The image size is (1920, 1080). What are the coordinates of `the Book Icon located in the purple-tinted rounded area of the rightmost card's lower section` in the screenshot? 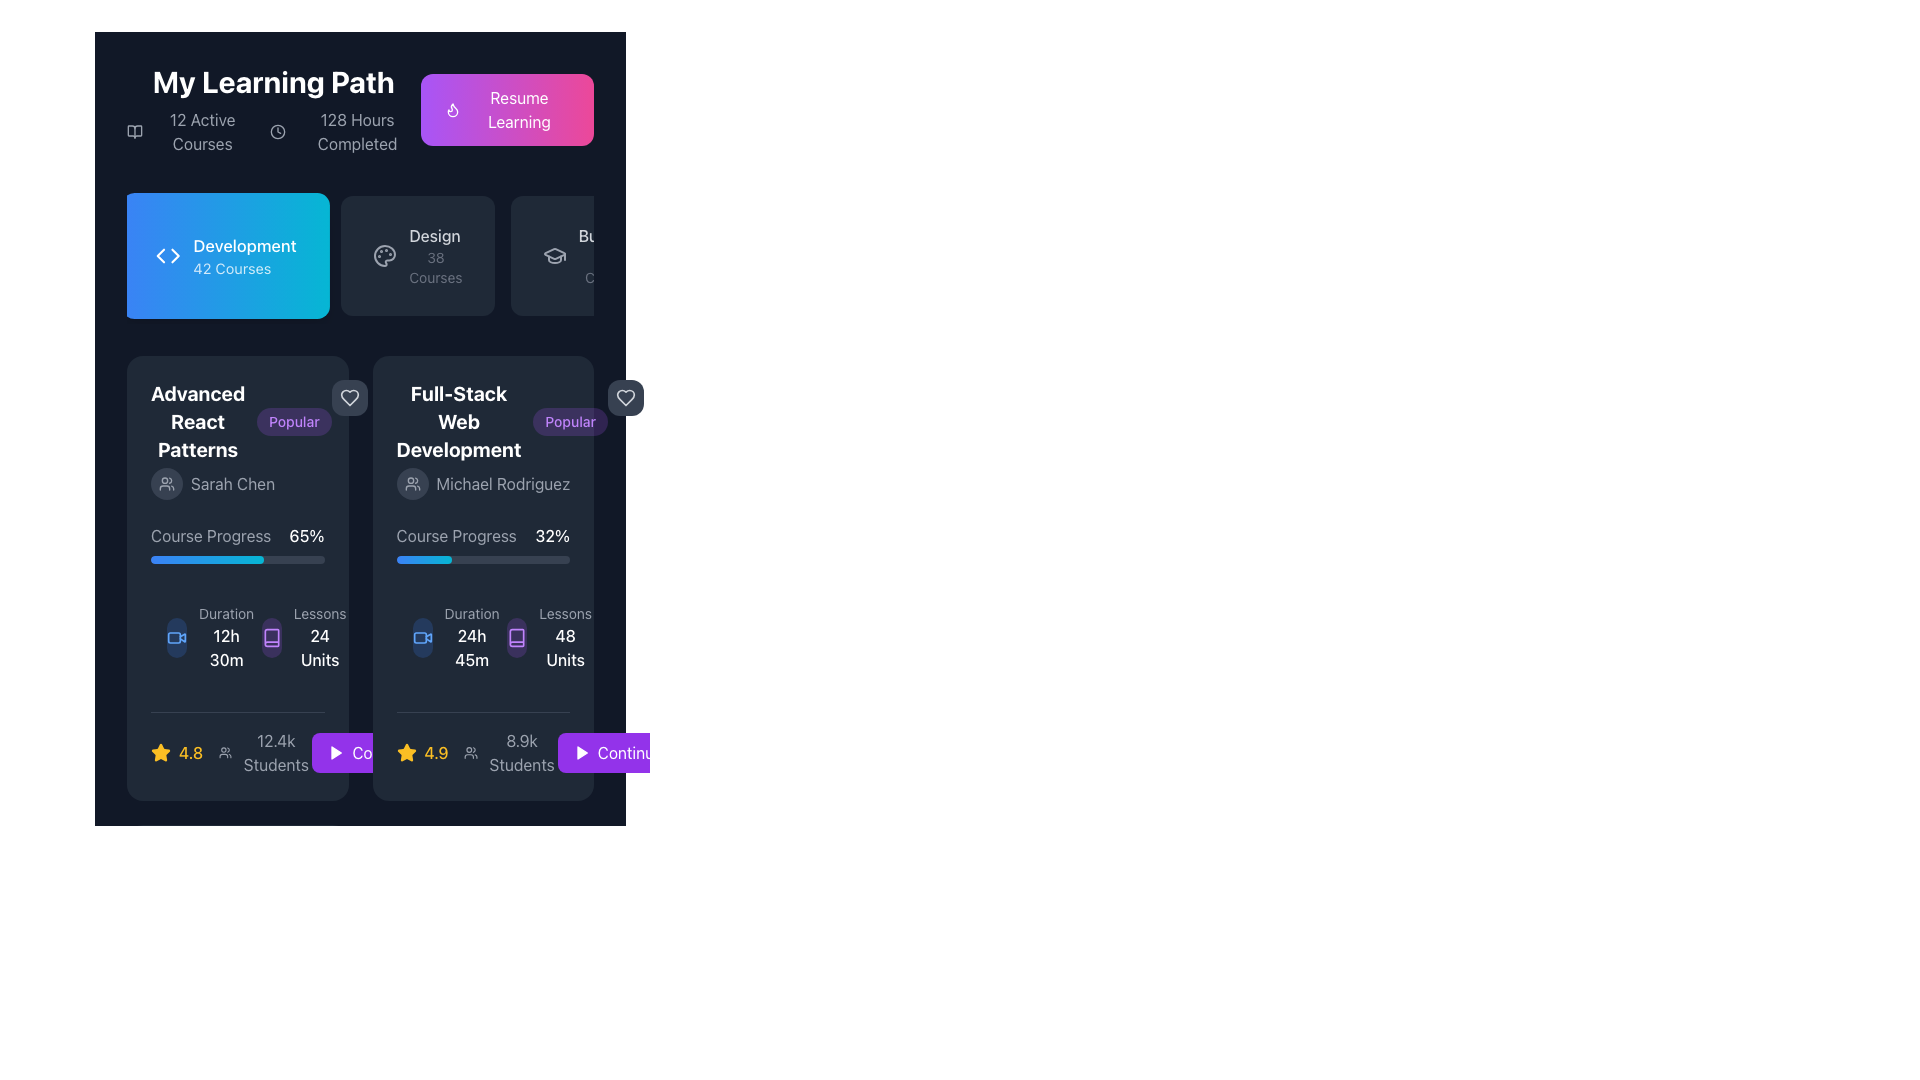 It's located at (517, 637).